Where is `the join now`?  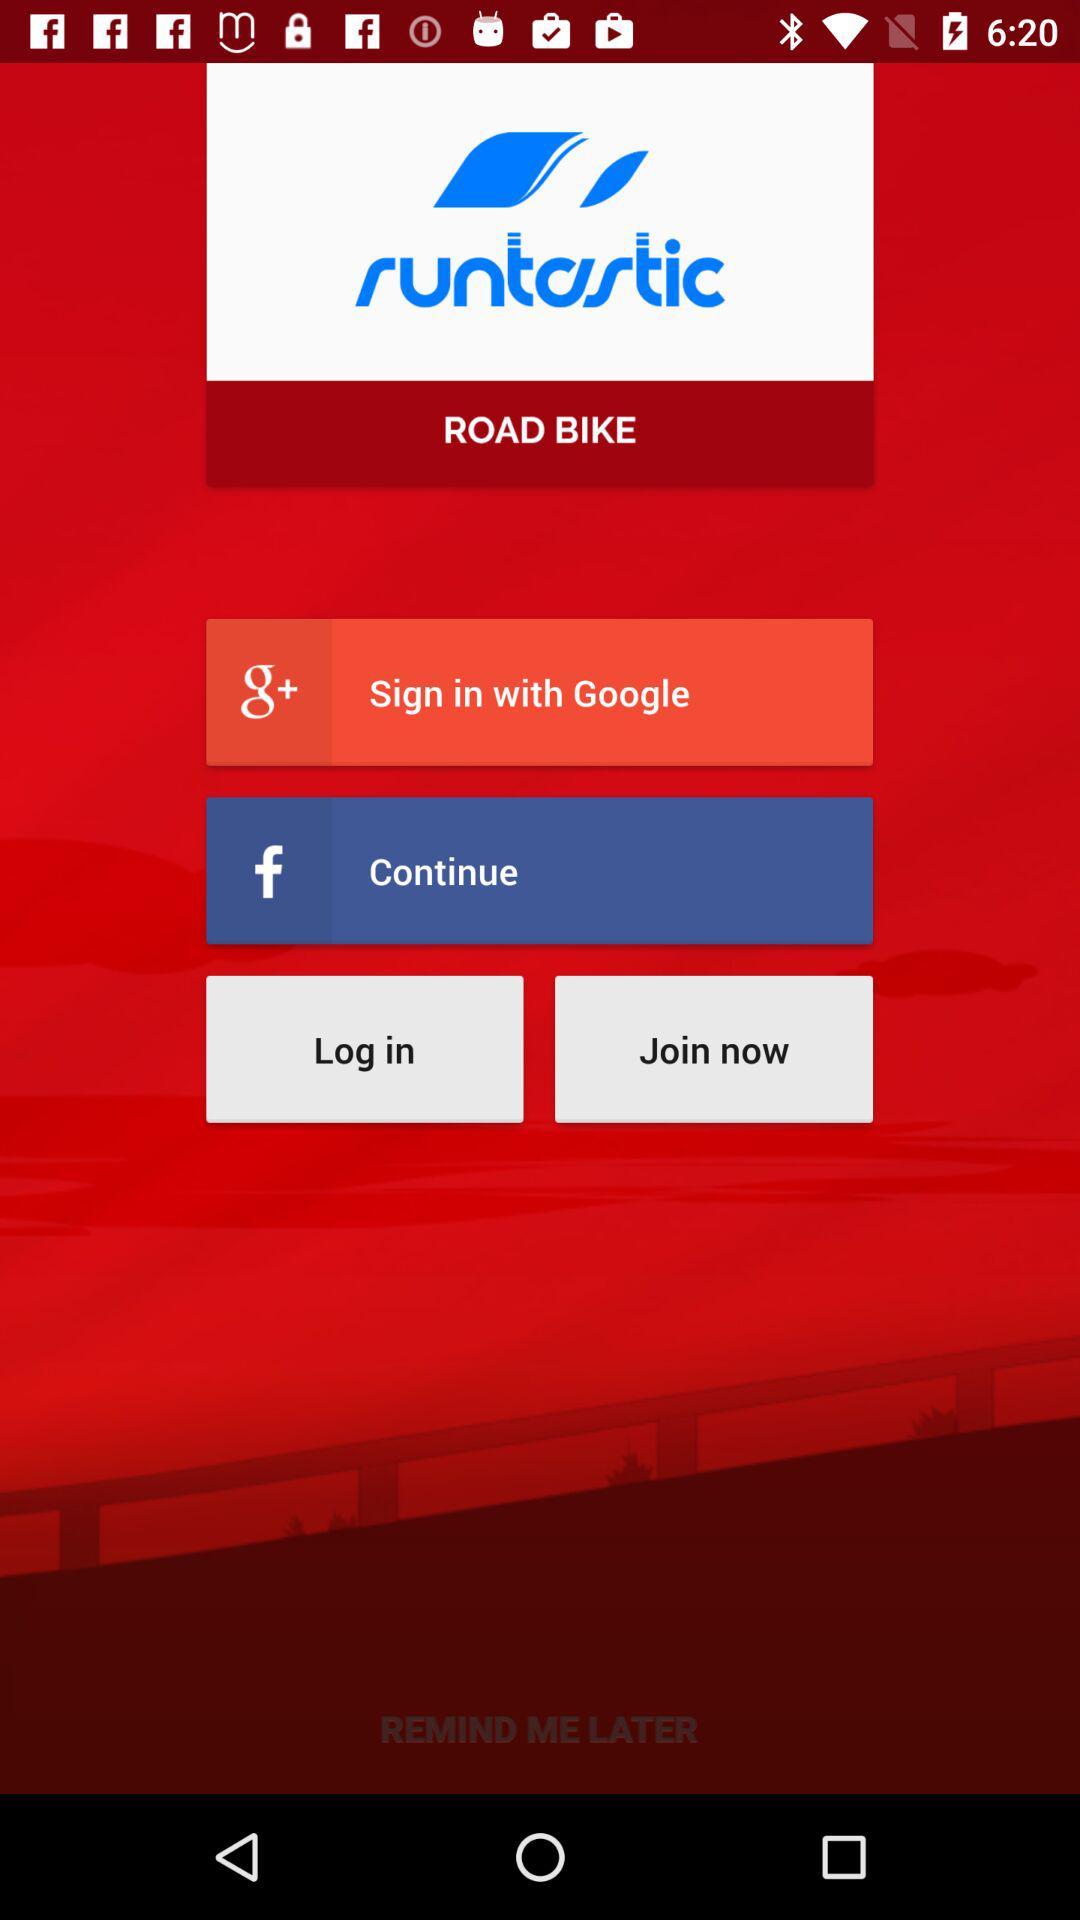 the join now is located at coordinates (712, 1048).